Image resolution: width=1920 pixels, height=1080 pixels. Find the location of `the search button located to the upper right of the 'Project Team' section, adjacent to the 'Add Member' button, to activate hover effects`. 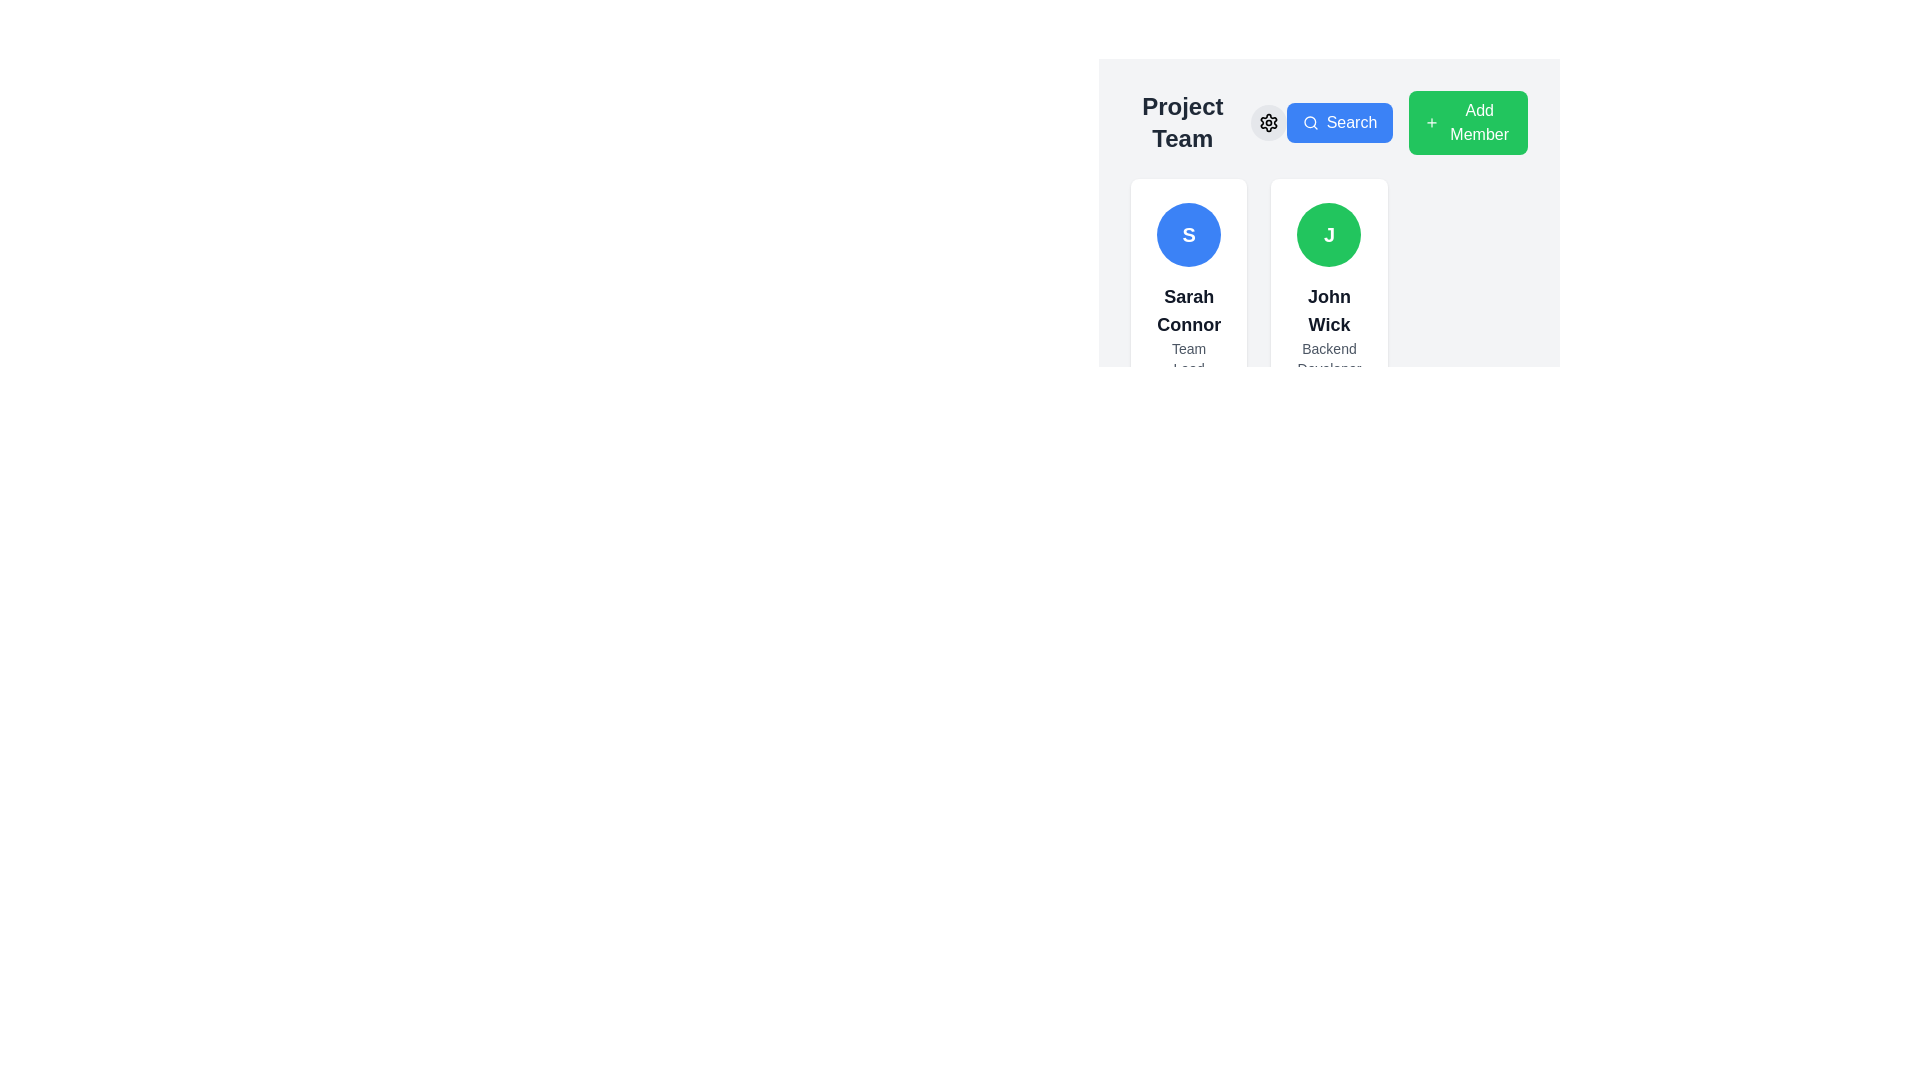

the search button located to the upper right of the 'Project Team' section, adjacent to the 'Add Member' button, to activate hover effects is located at coordinates (1339, 123).